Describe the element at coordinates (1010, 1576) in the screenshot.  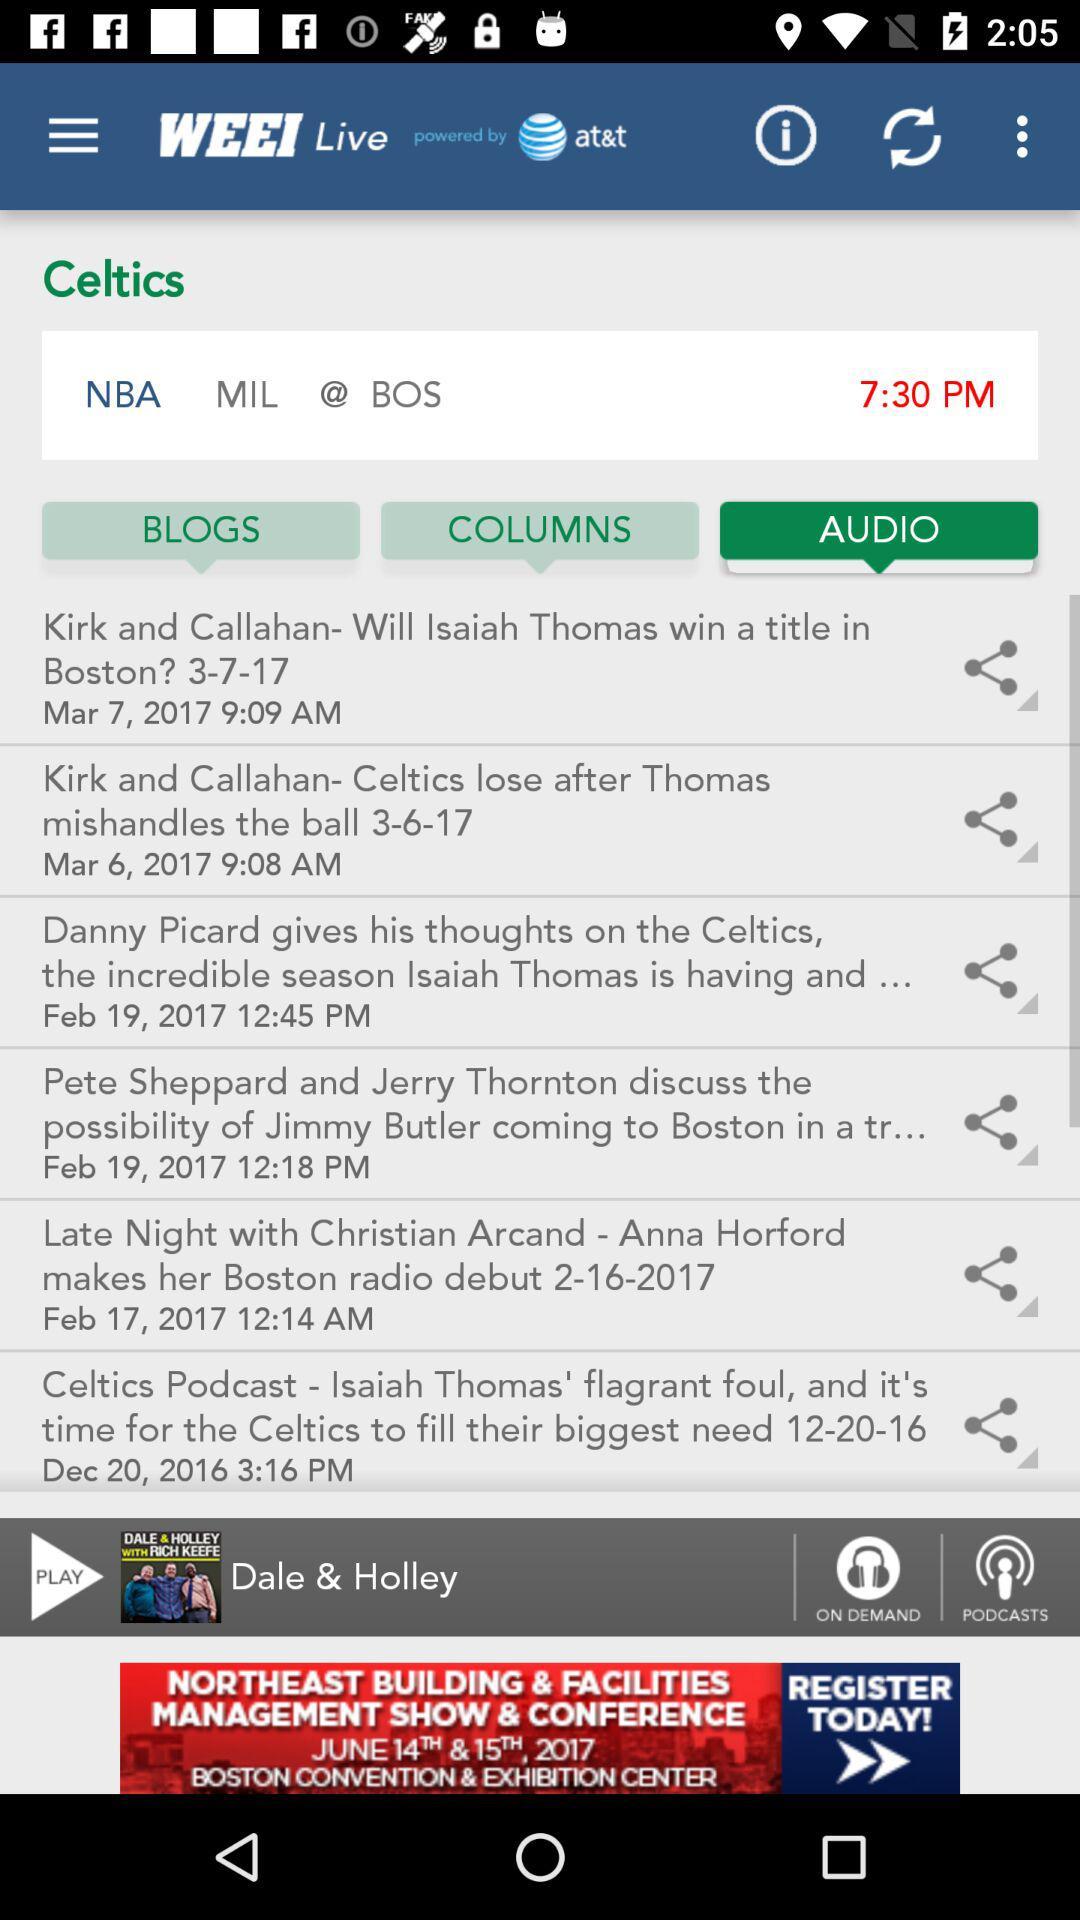
I see `the location icon` at that location.